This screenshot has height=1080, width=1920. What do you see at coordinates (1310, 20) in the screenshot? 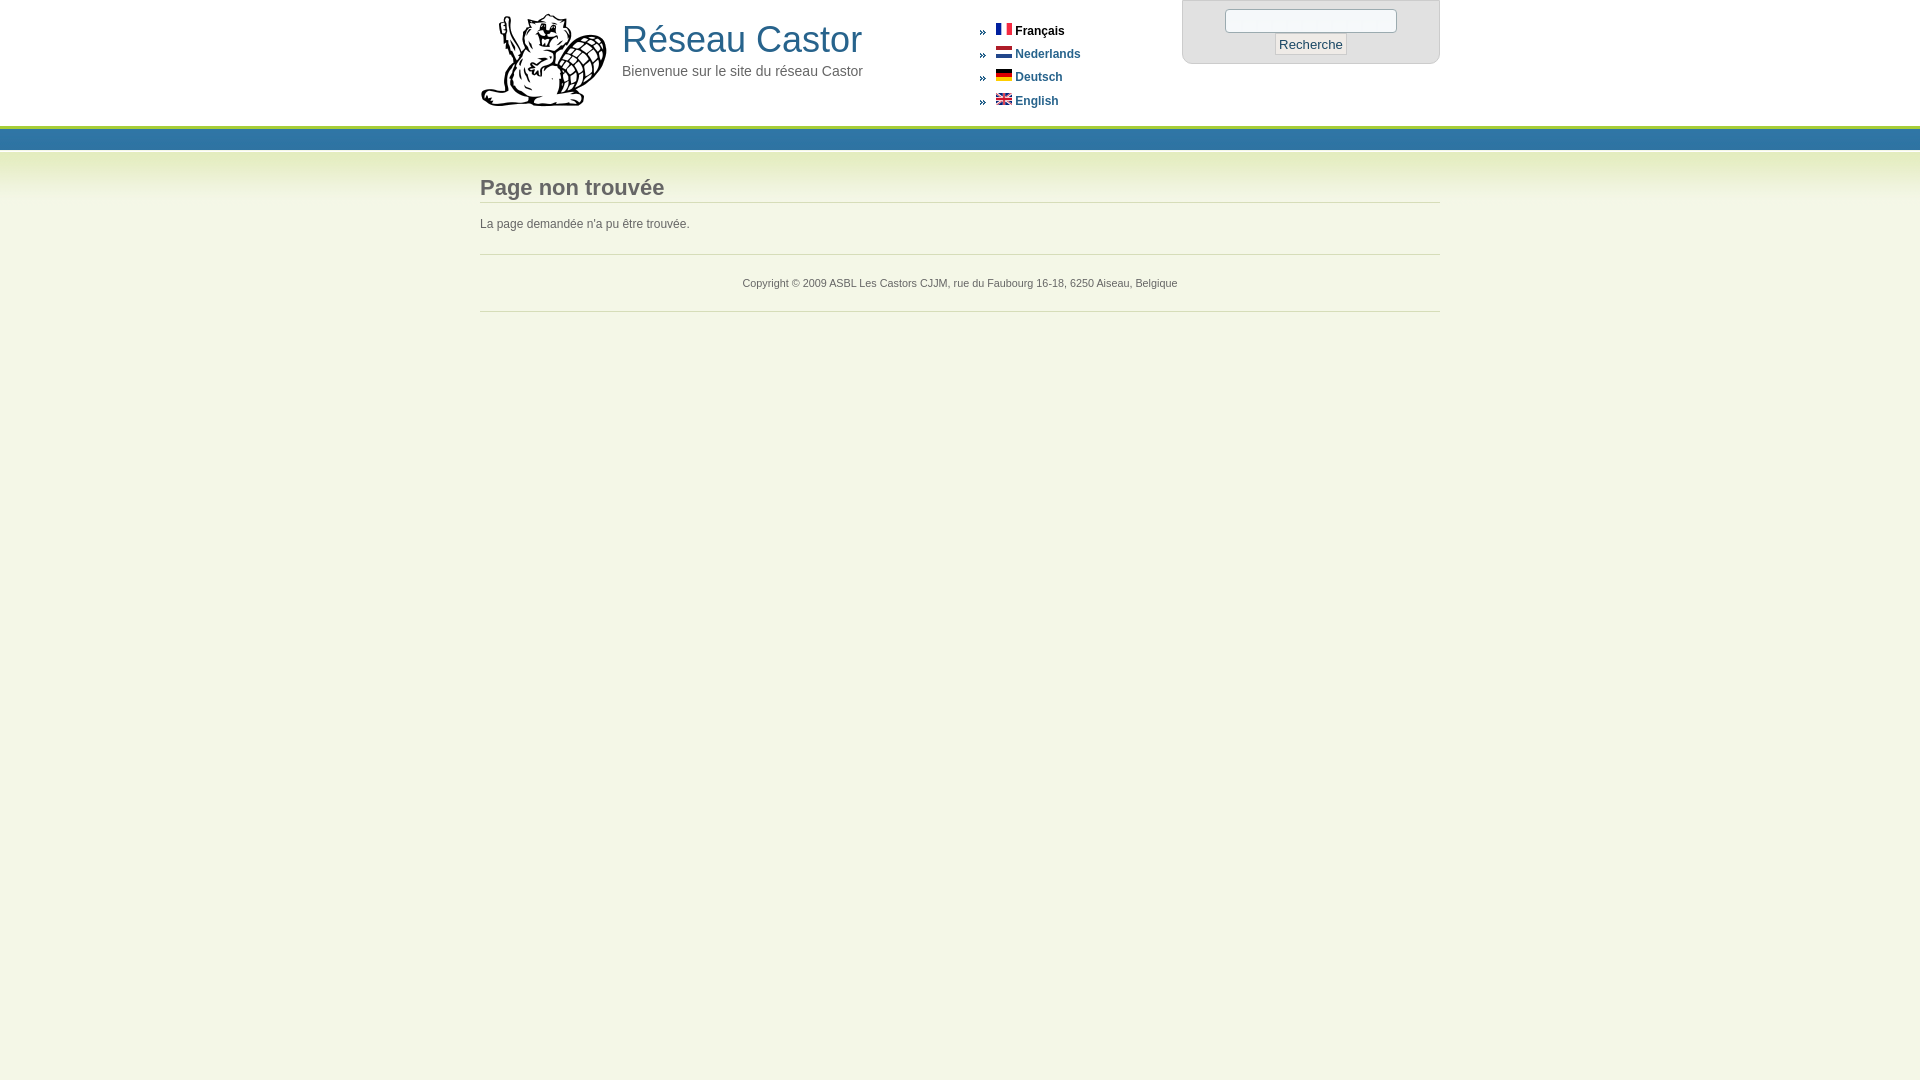
I see `'Saisissez les termes que vous voulez rechercher.'` at bounding box center [1310, 20].